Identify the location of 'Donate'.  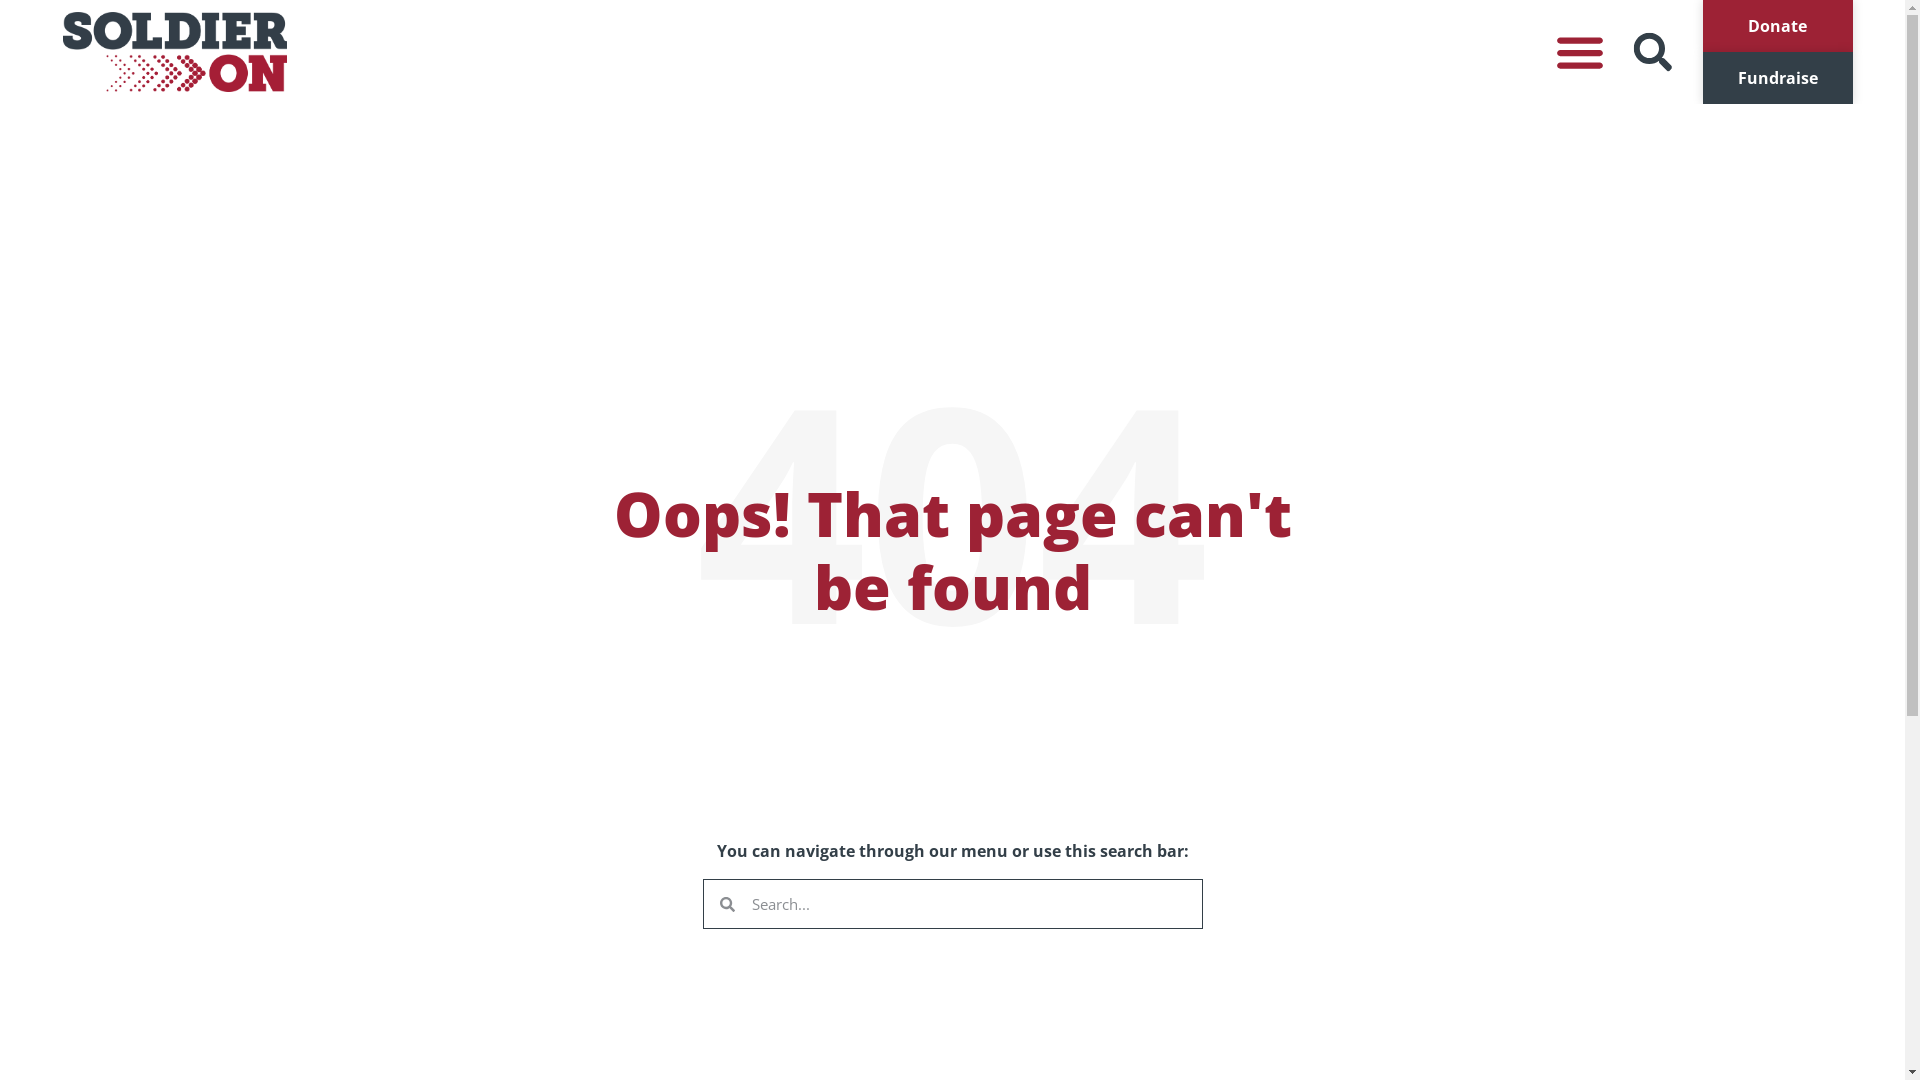
(1776, 26).